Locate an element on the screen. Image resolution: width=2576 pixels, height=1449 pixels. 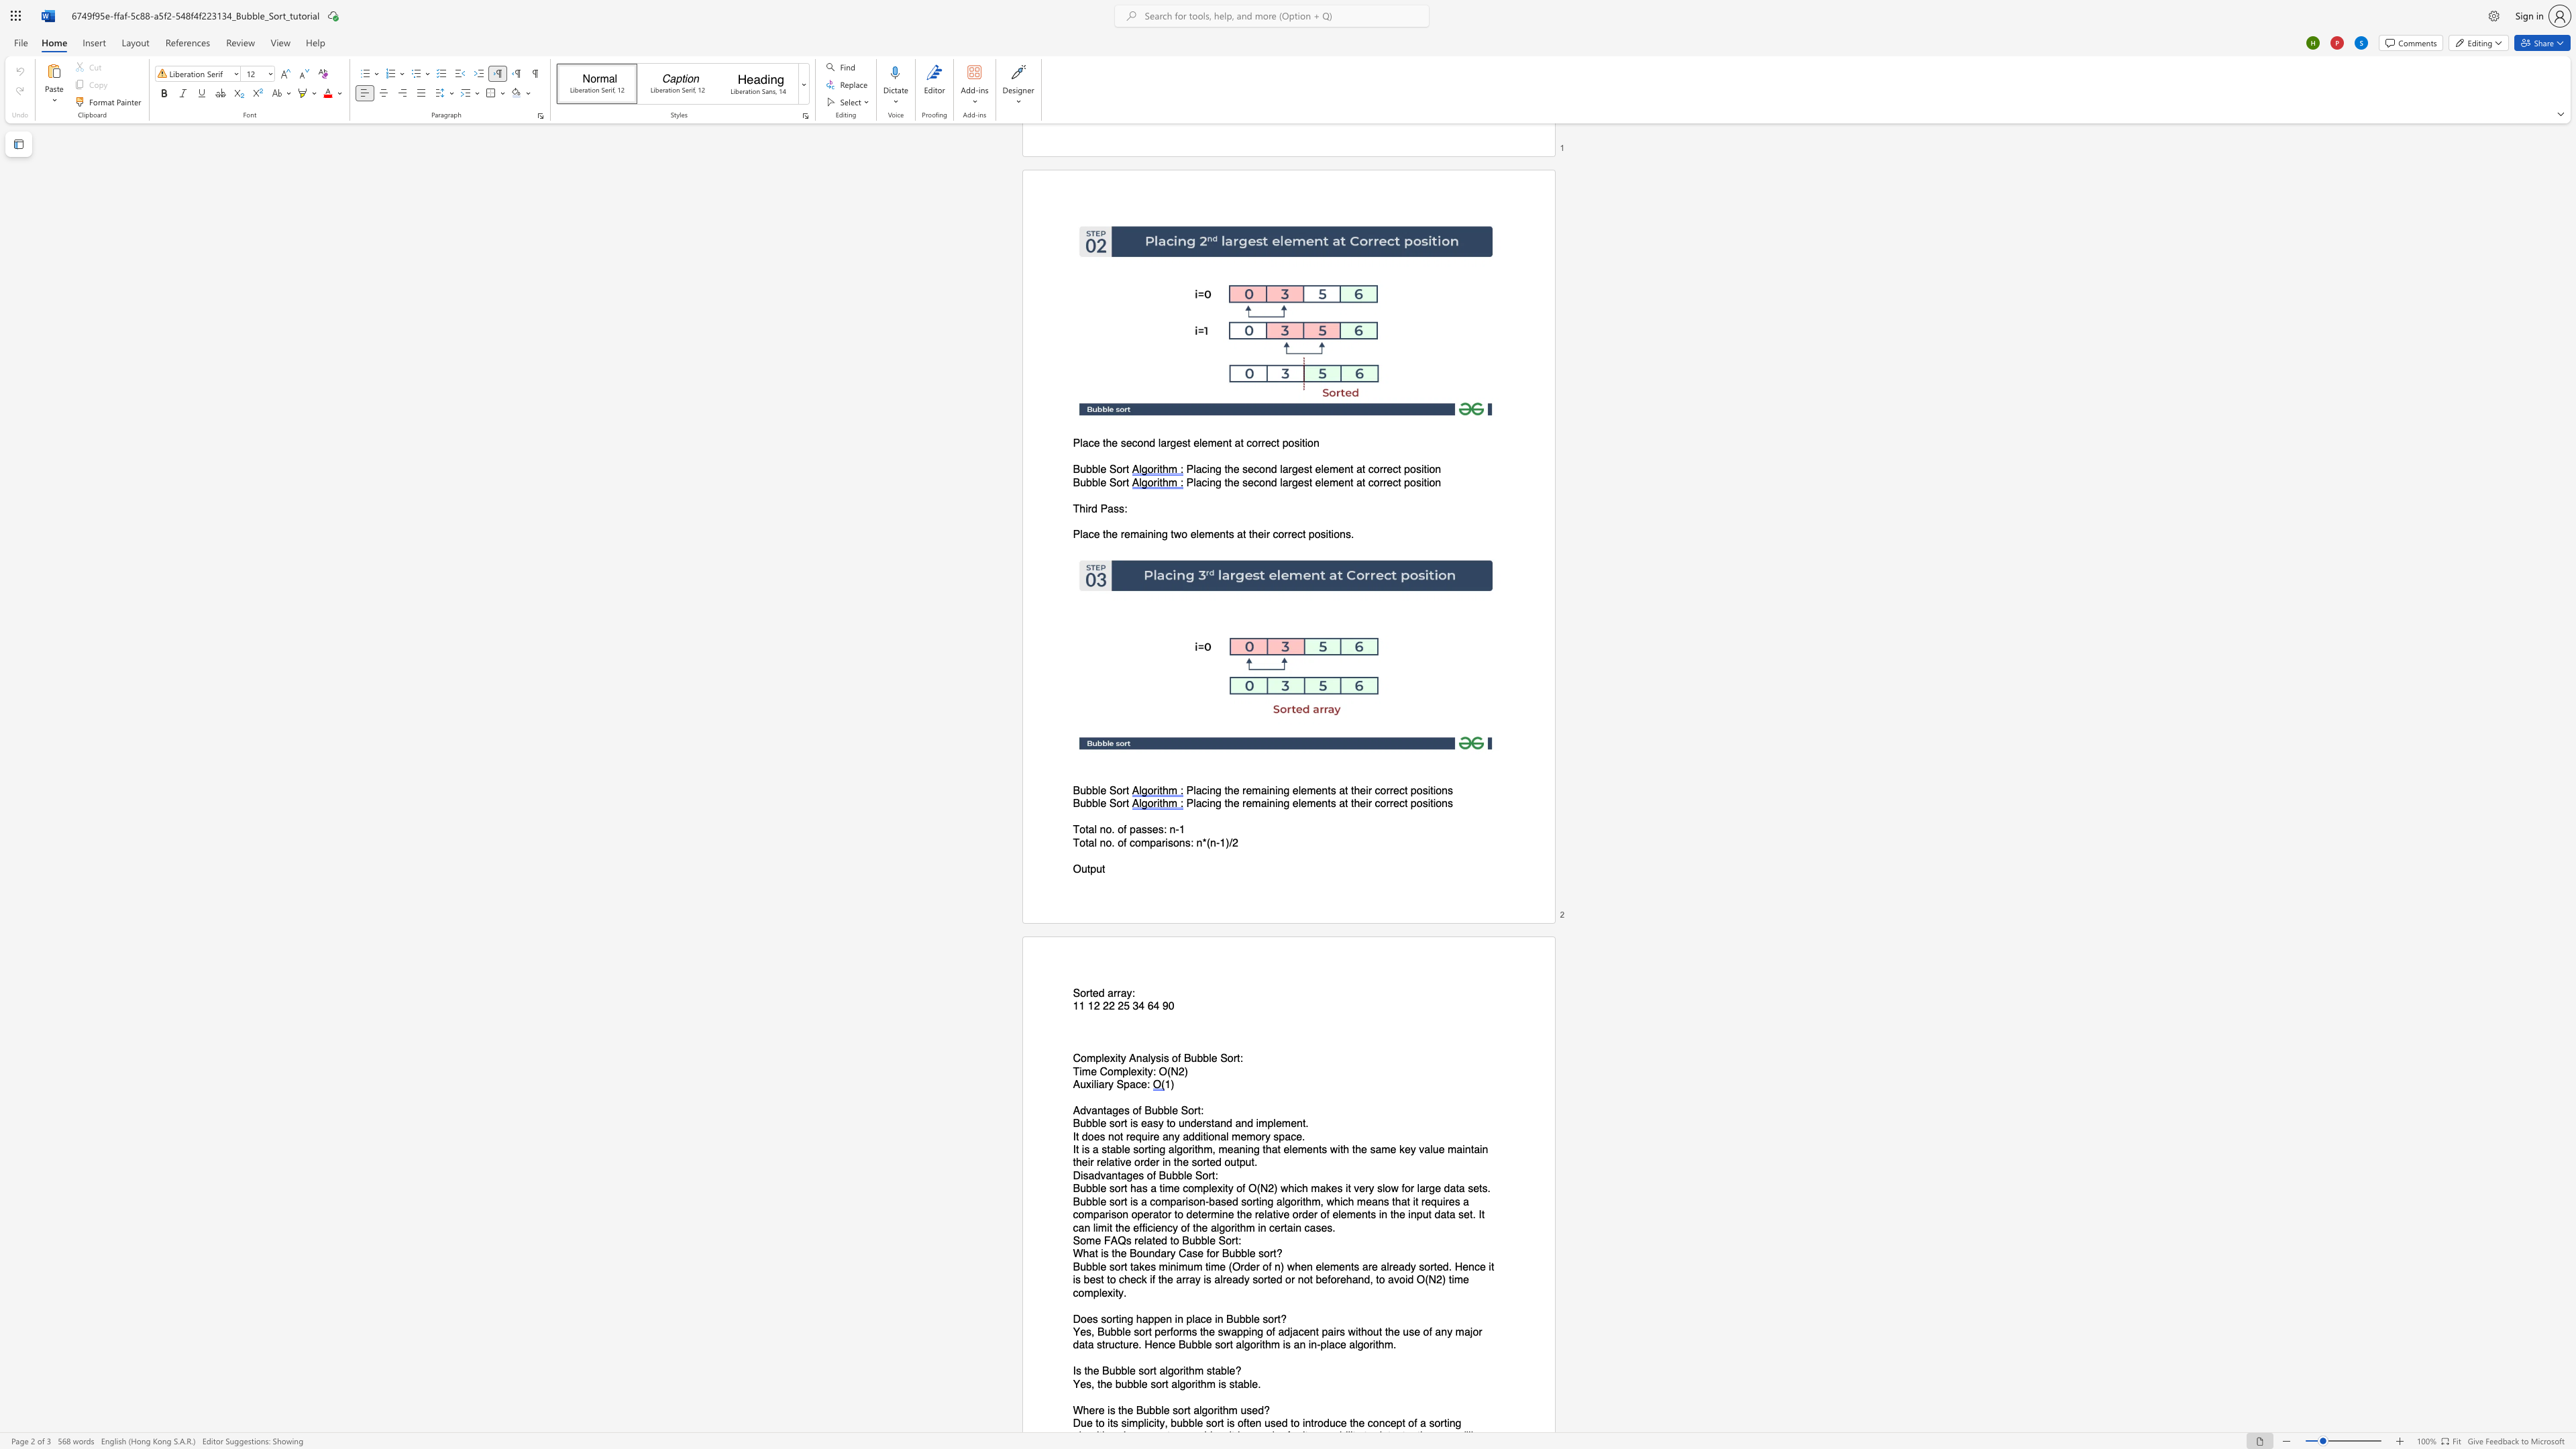
the space between the continuous character "u" and "x" in the text is located at coordinates (1085, 1084).